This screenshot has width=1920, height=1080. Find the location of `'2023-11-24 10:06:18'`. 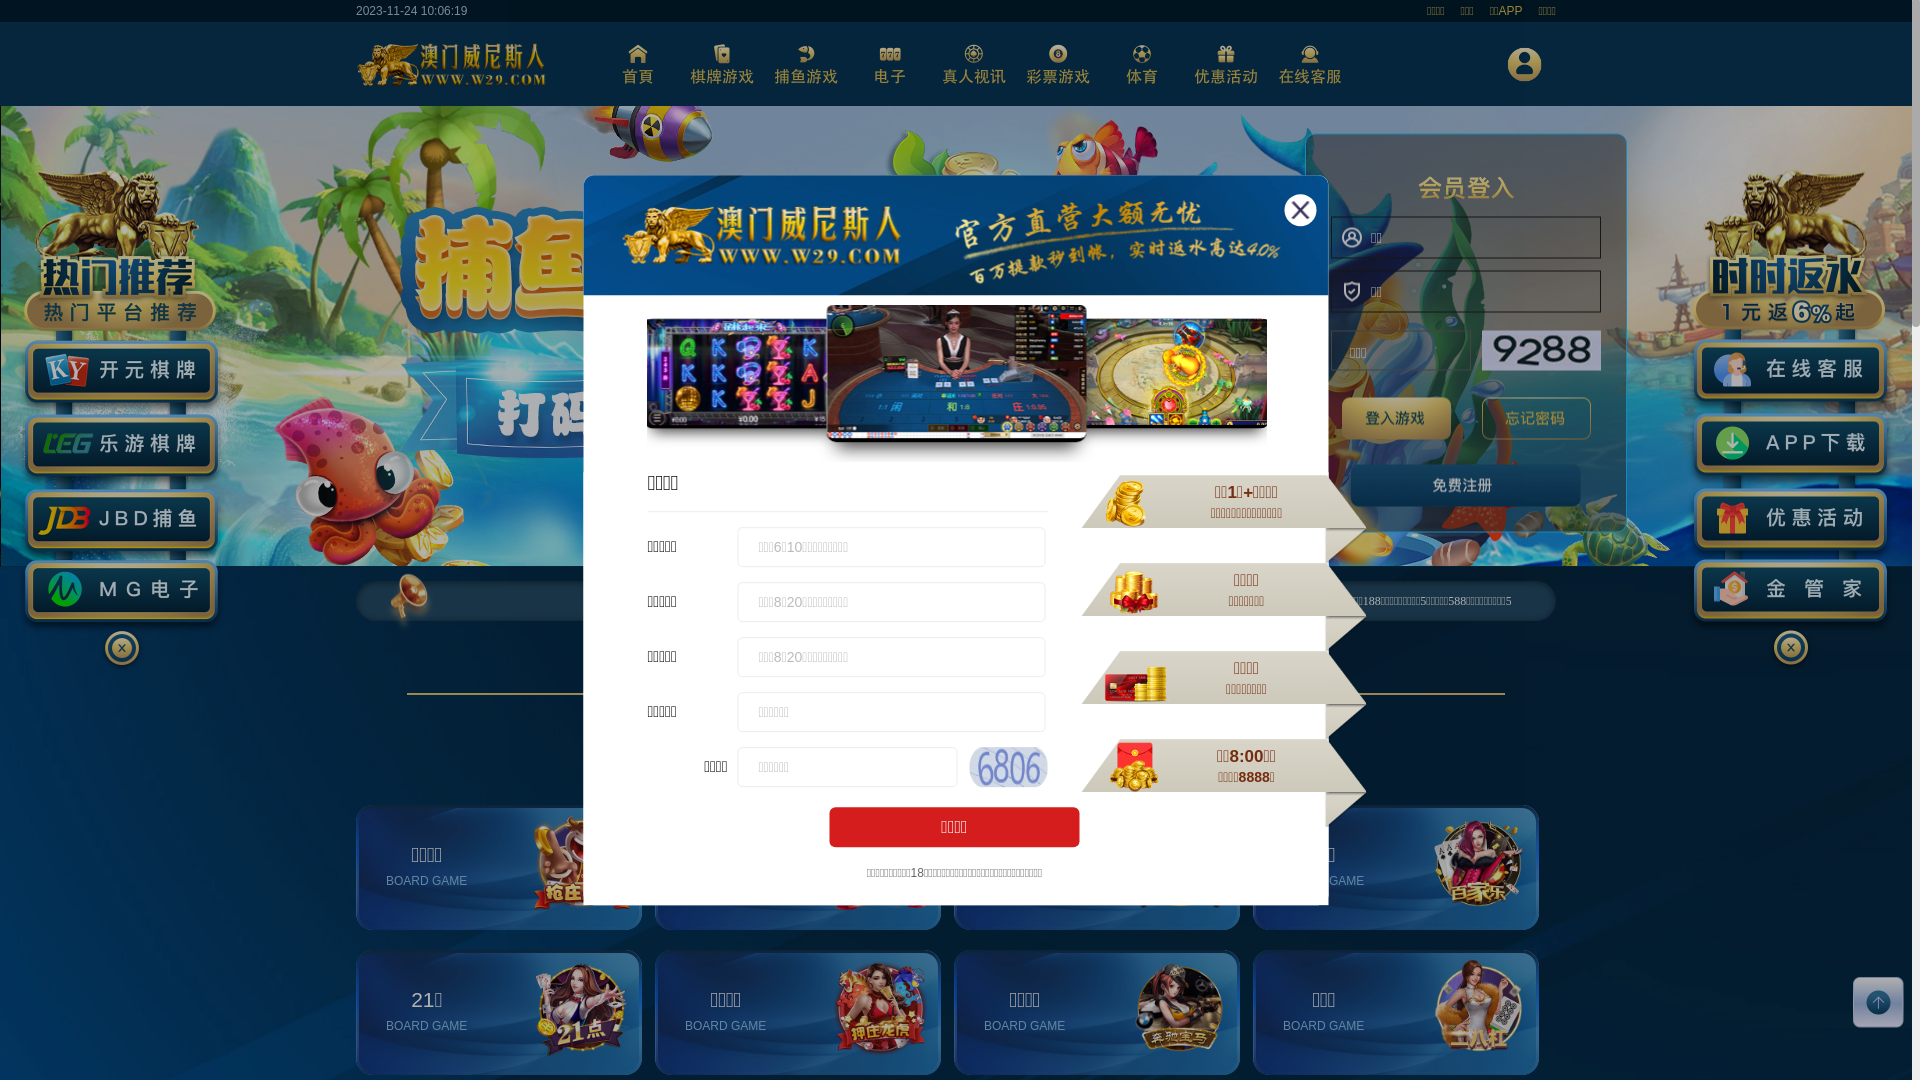

'2023-11-24 10:06:18' is located at coordinates (355, 11).